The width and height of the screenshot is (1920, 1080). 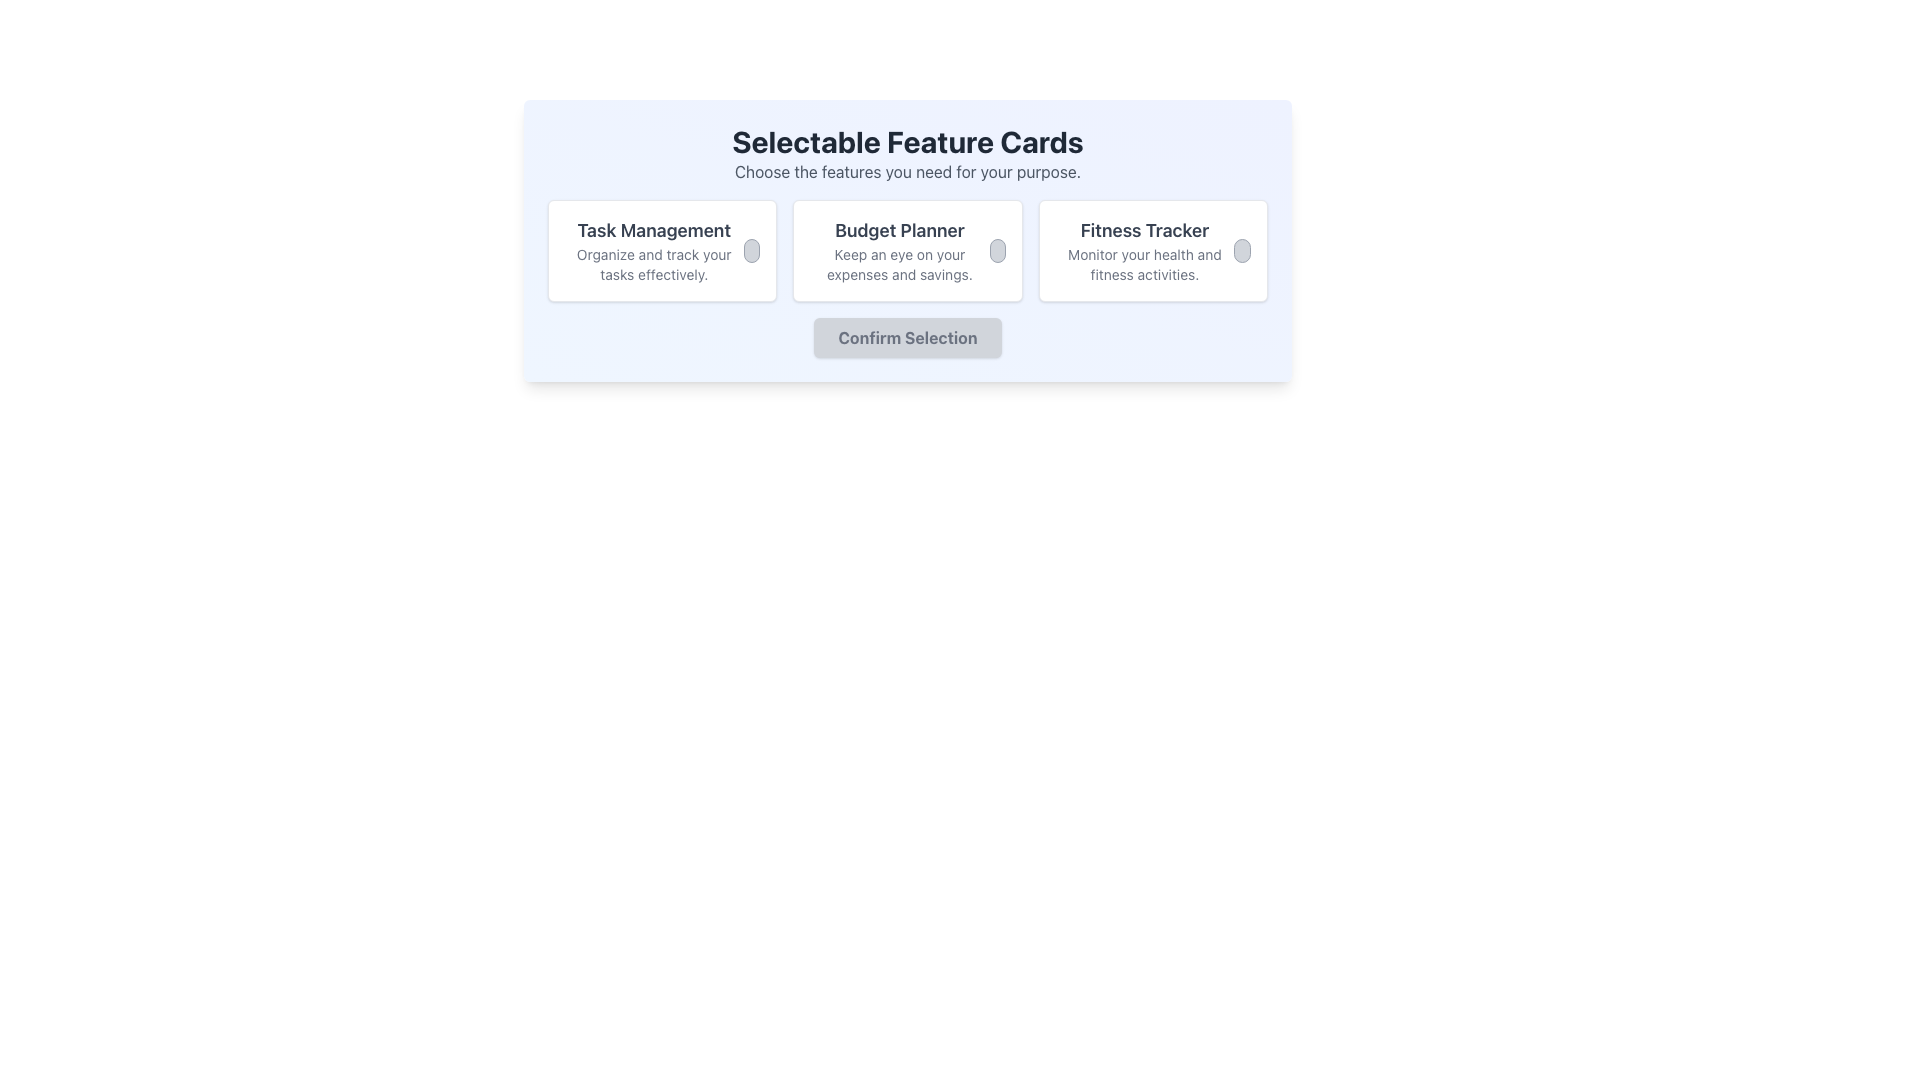 What do you see at coordinates (898, 264) in the screenshot?
I see `the text element stating 'Keep an eye on your expenses and savings.' located centrally in the white card component below the 'Budget Planner' heading` at bounding box center [898, 264].